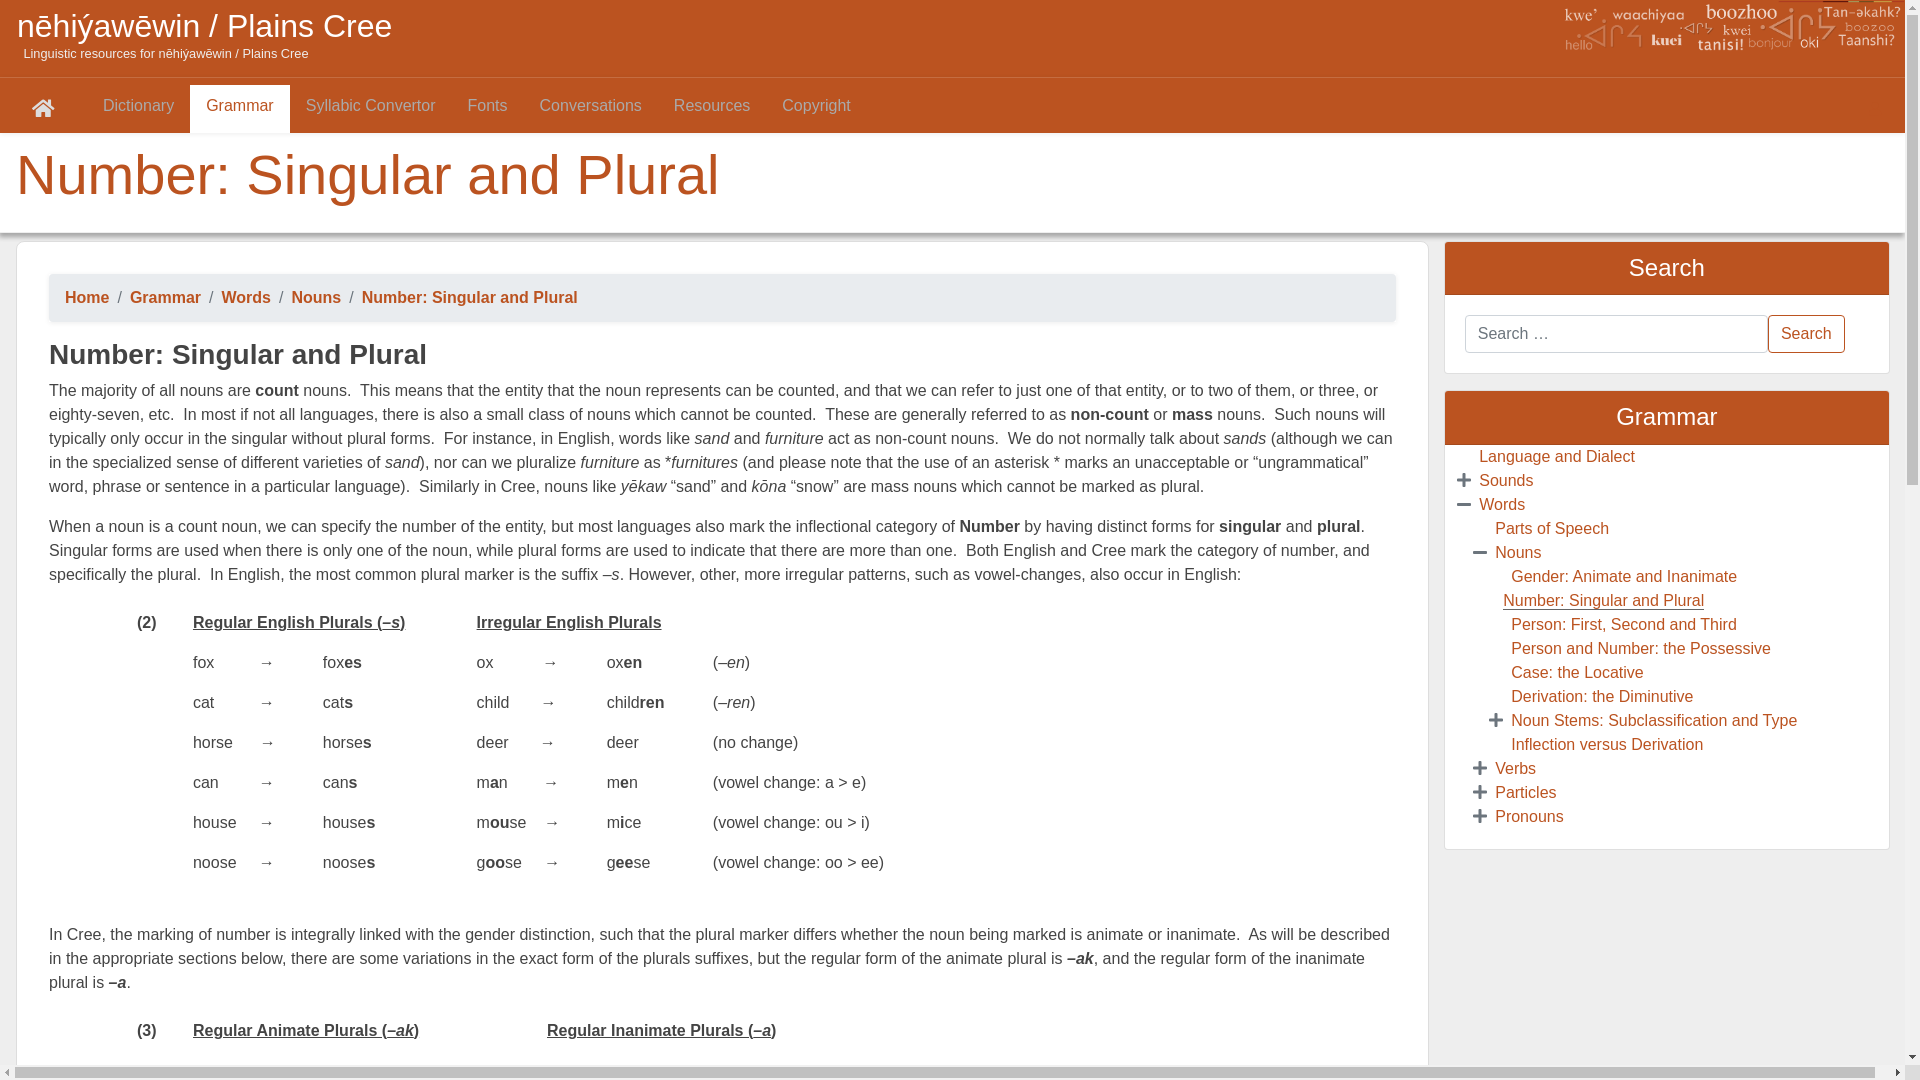 This screenshot has width=1920, height=1080. I want to click on 'Resources', so click(711, 108).